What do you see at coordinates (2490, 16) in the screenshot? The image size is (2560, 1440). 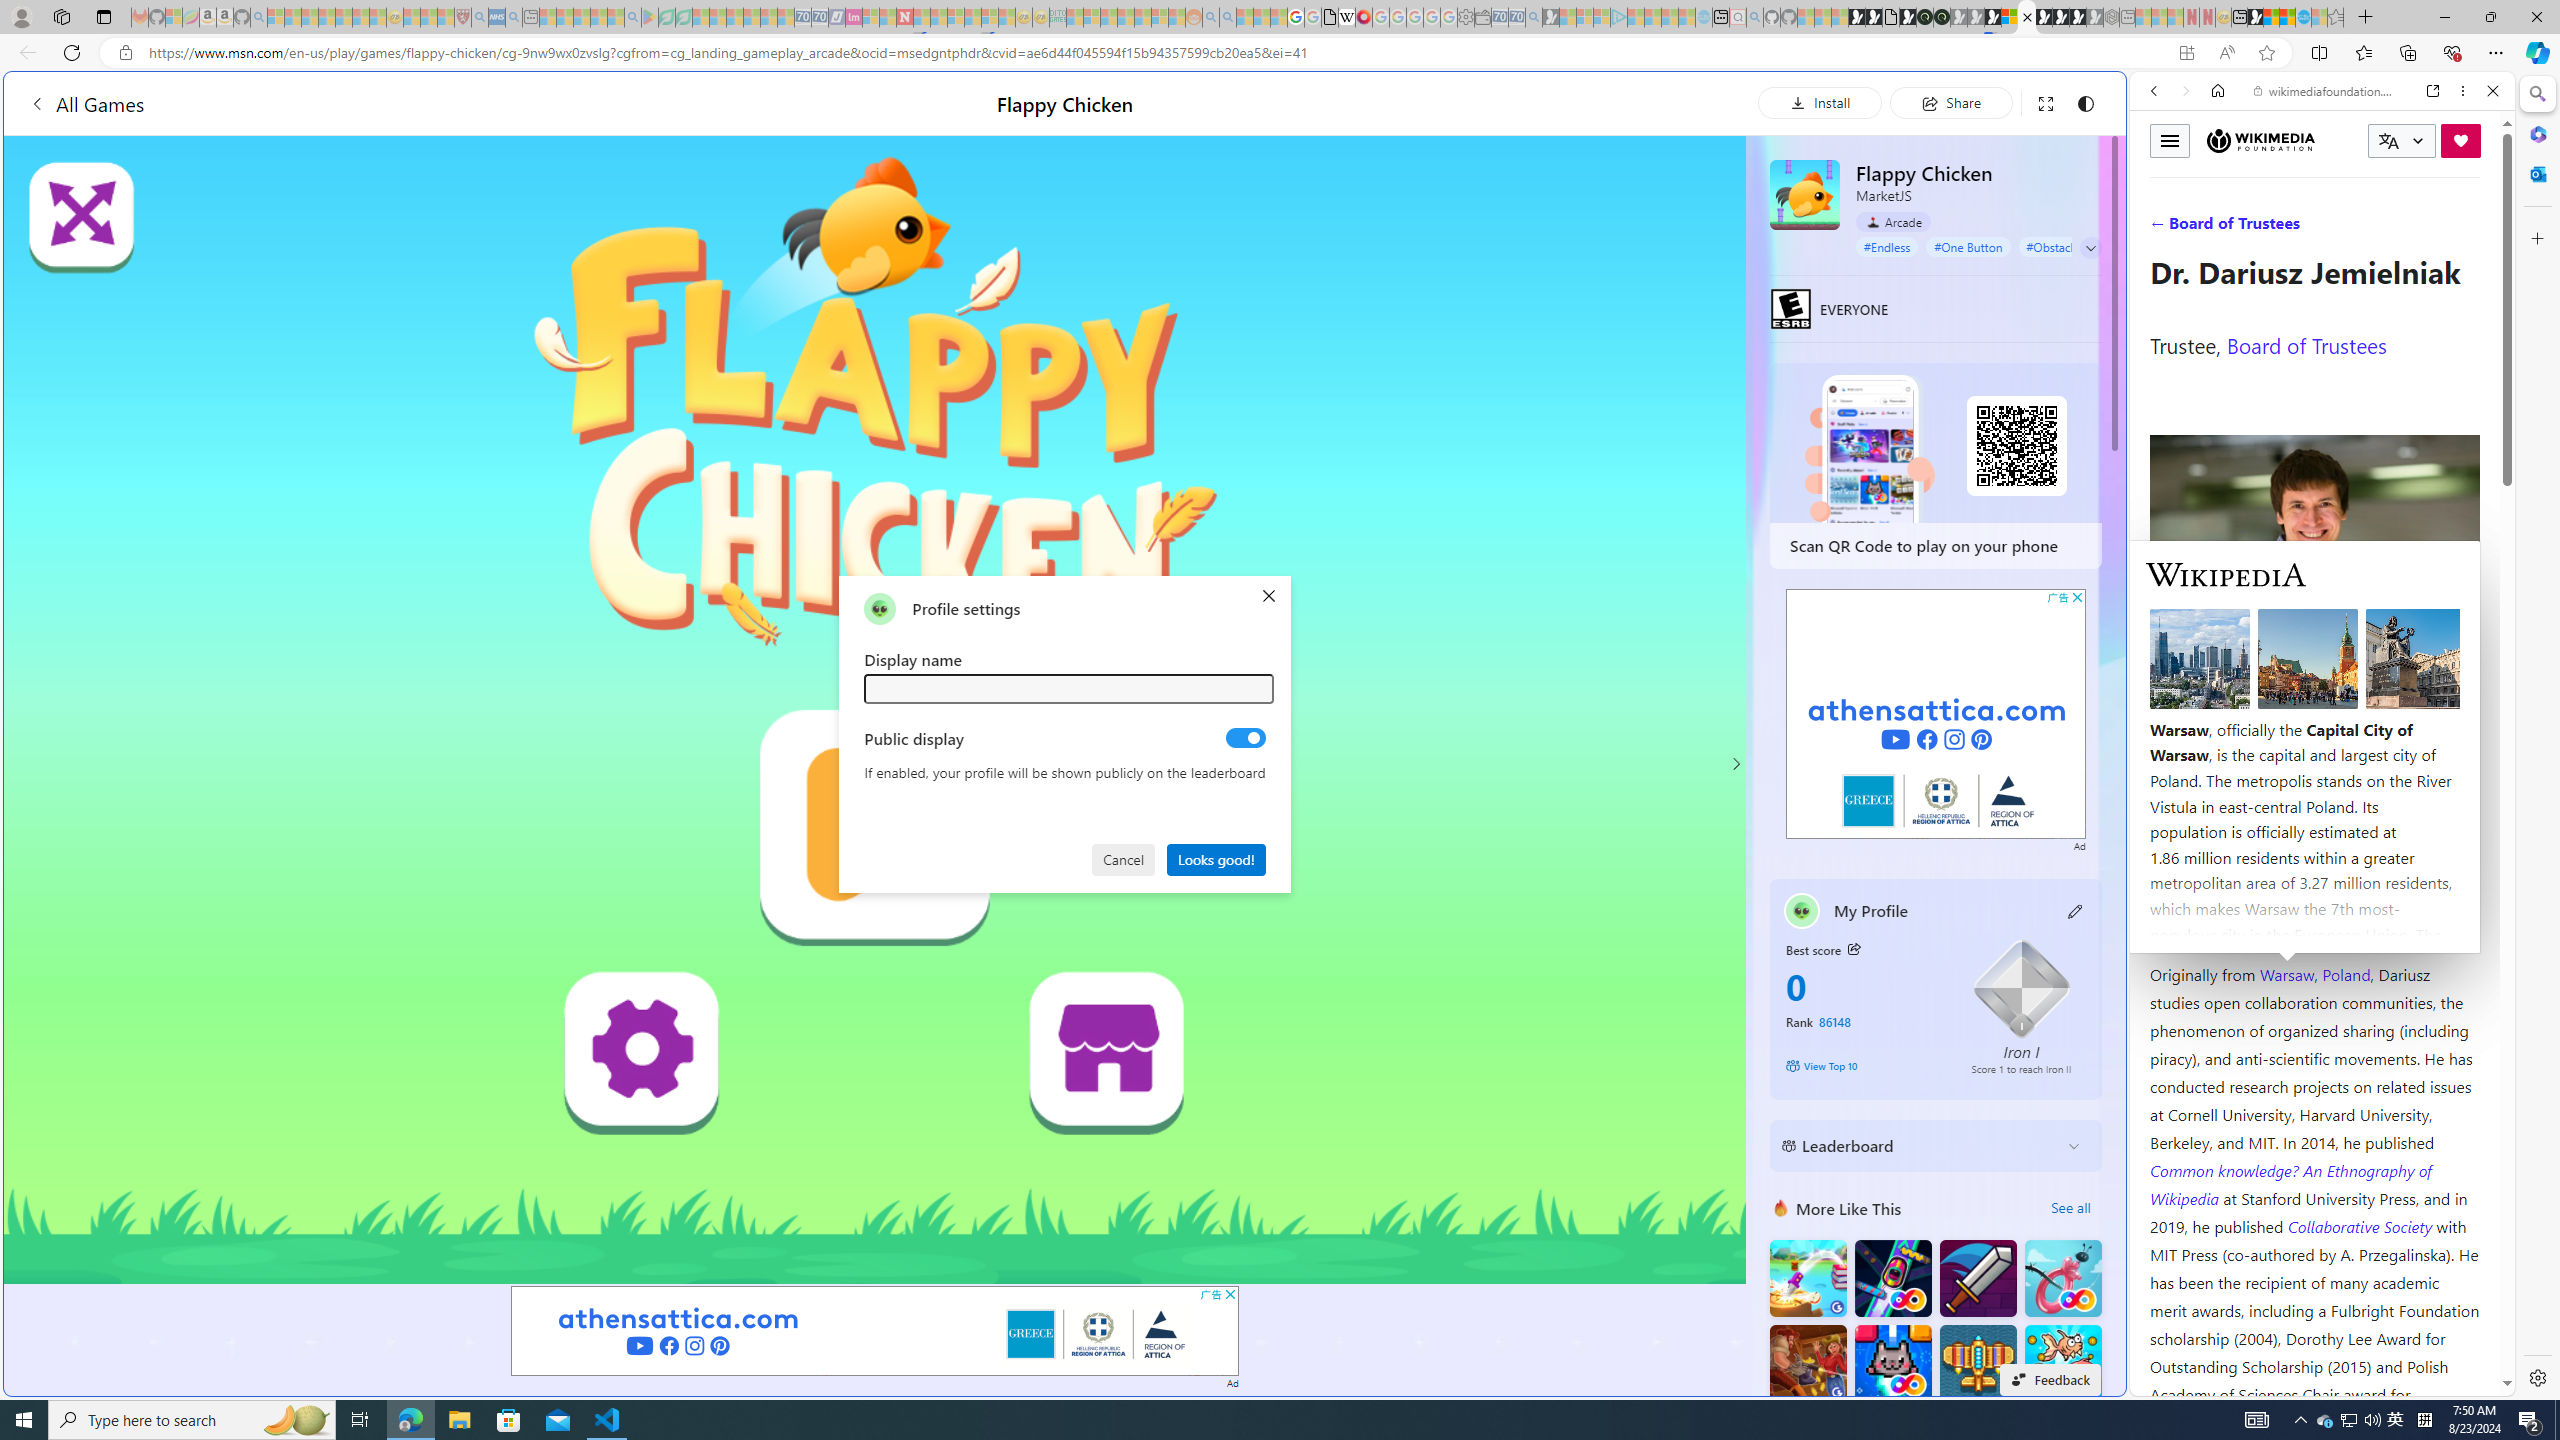 I see `'Restore'` at bounding box center [2490, 16].